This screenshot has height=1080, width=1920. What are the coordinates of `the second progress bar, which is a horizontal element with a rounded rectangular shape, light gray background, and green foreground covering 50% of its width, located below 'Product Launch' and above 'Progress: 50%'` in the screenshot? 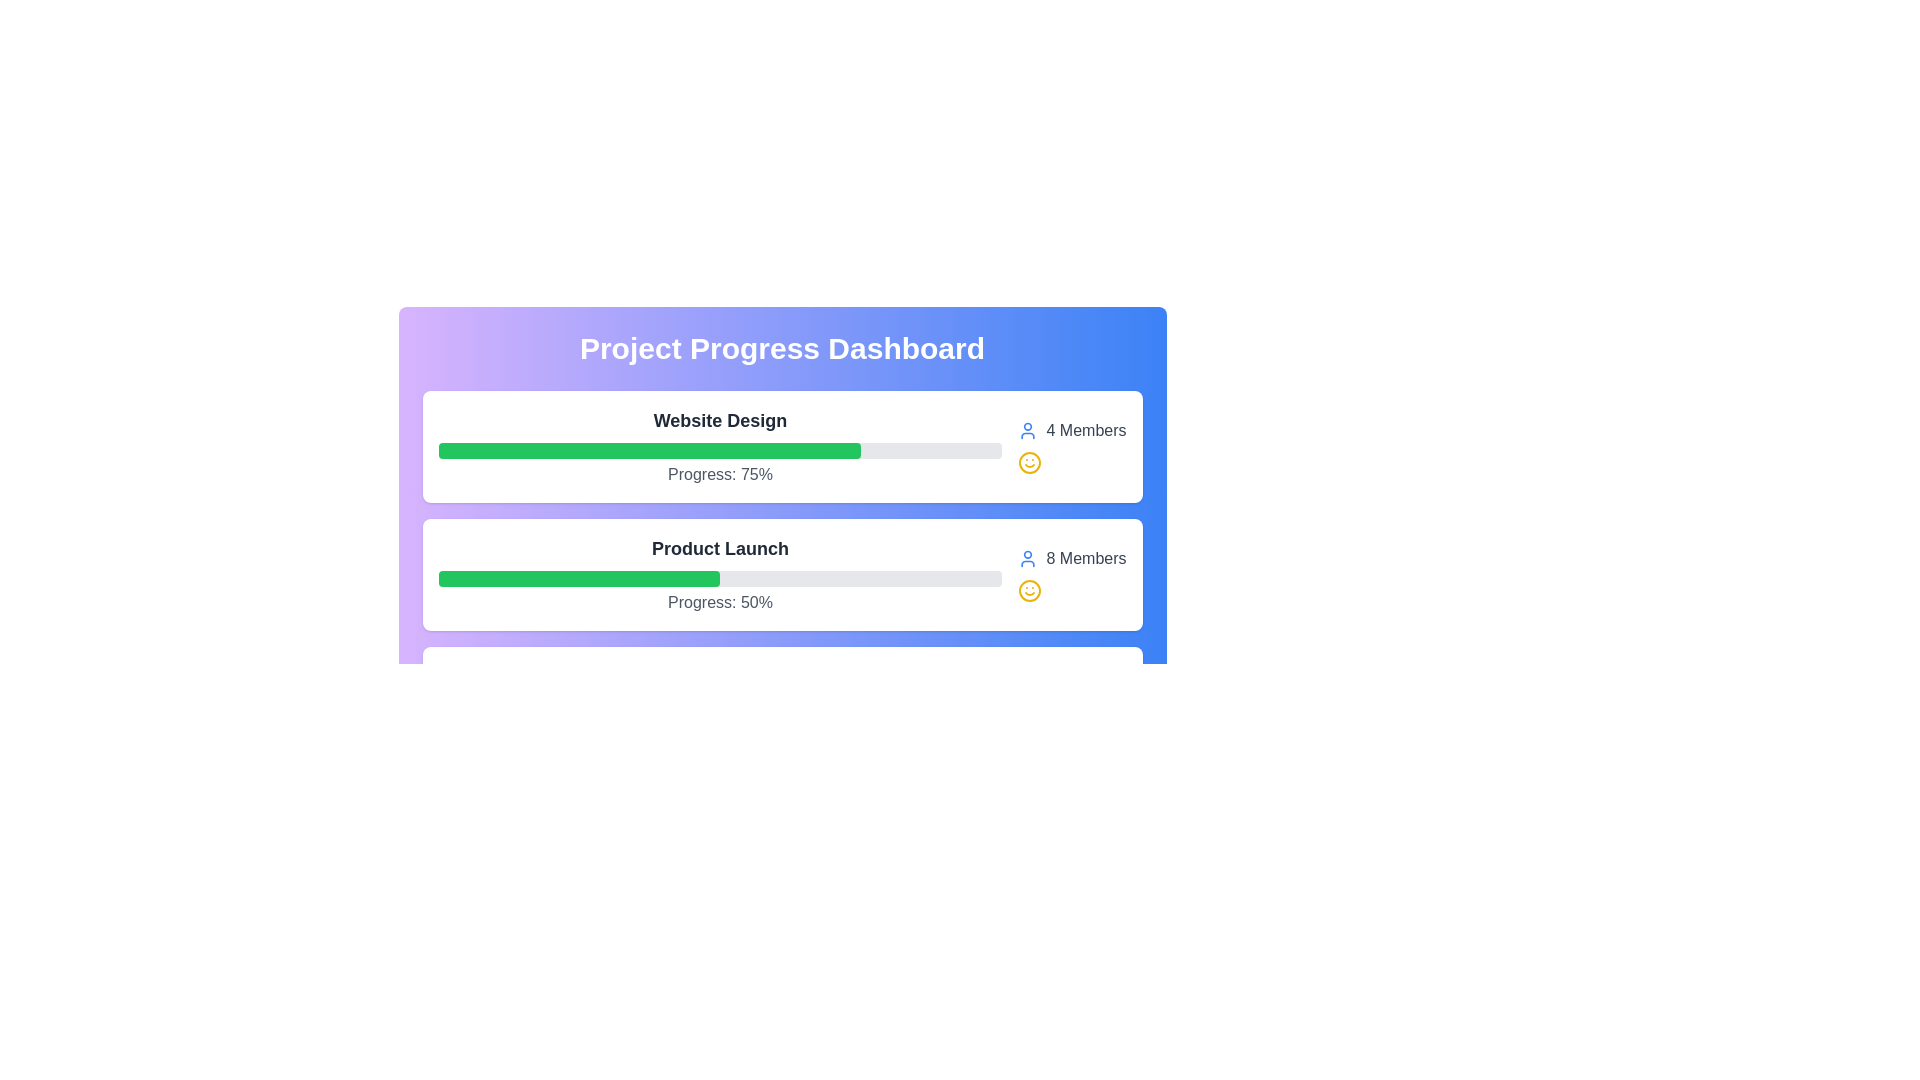 It's located at (720, 578).